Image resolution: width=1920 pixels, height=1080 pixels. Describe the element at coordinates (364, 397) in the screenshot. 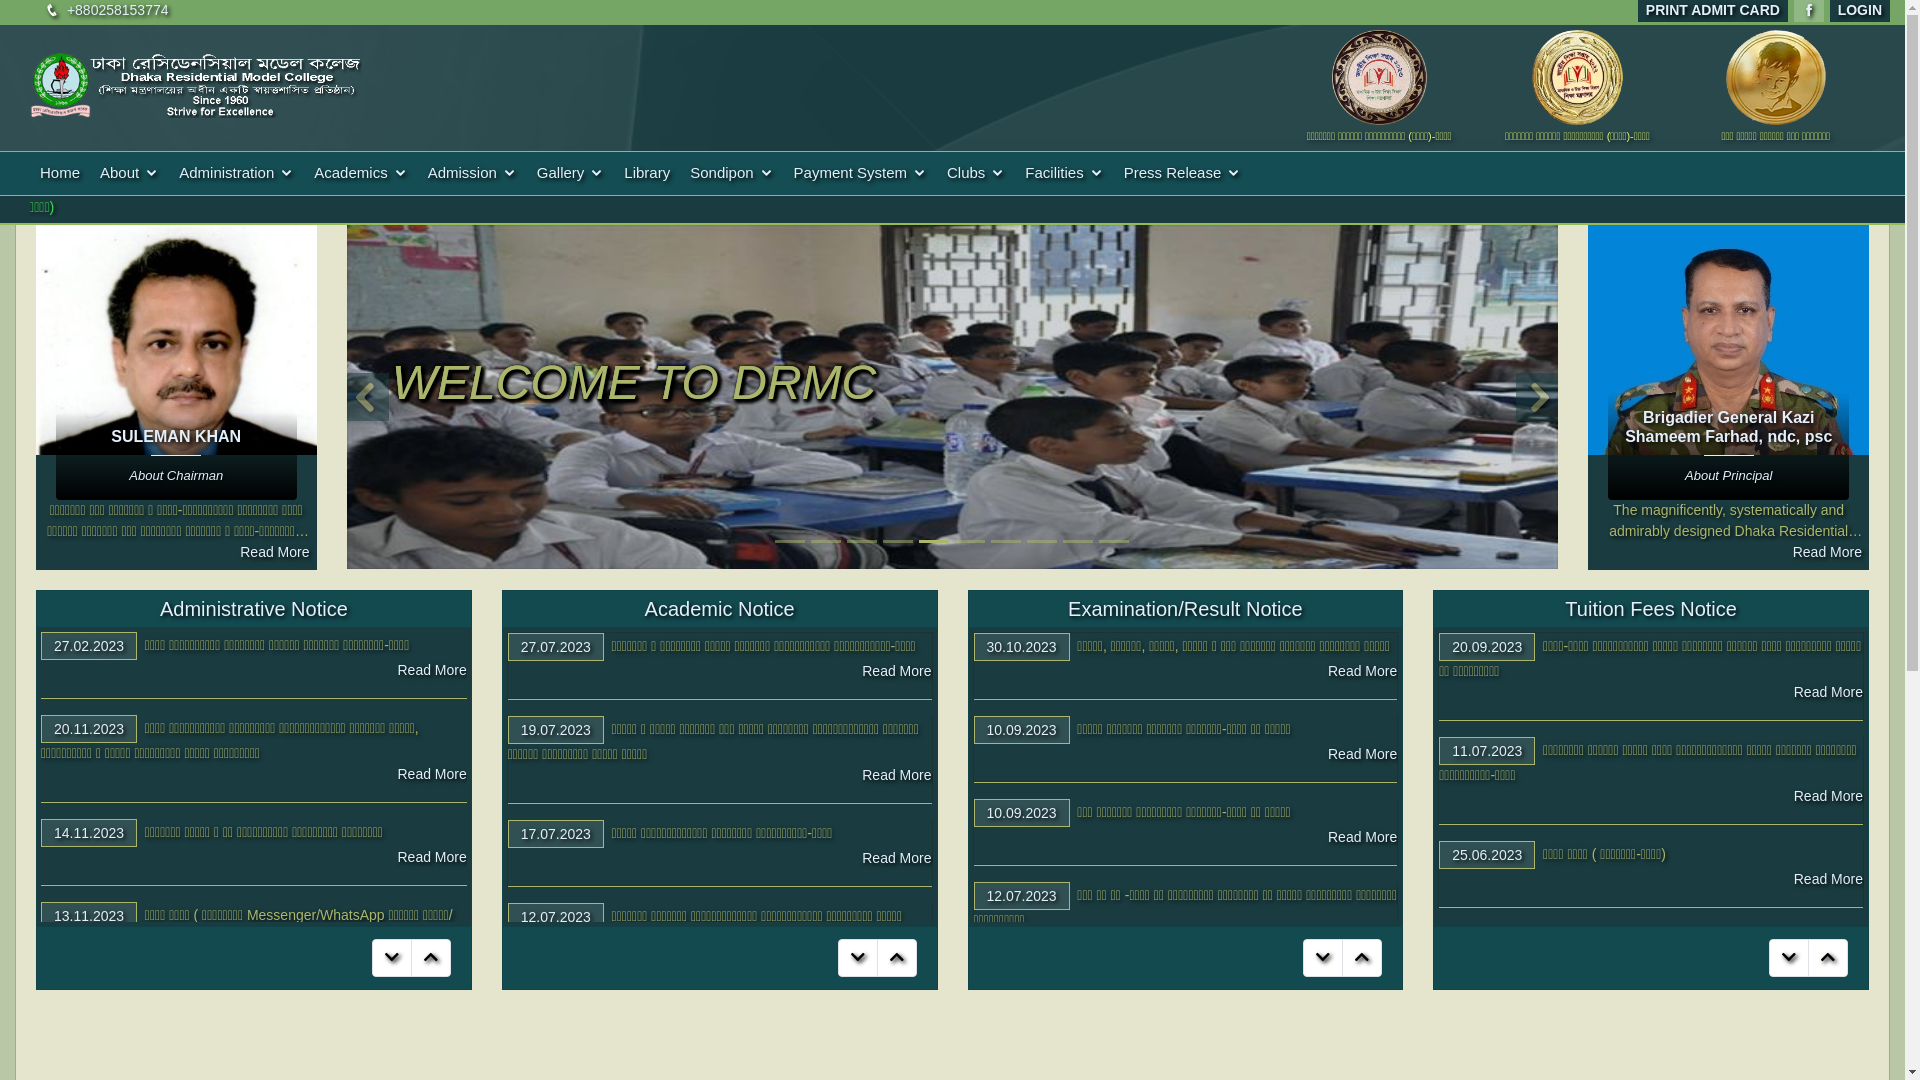

I see `'Previous'` at that location.